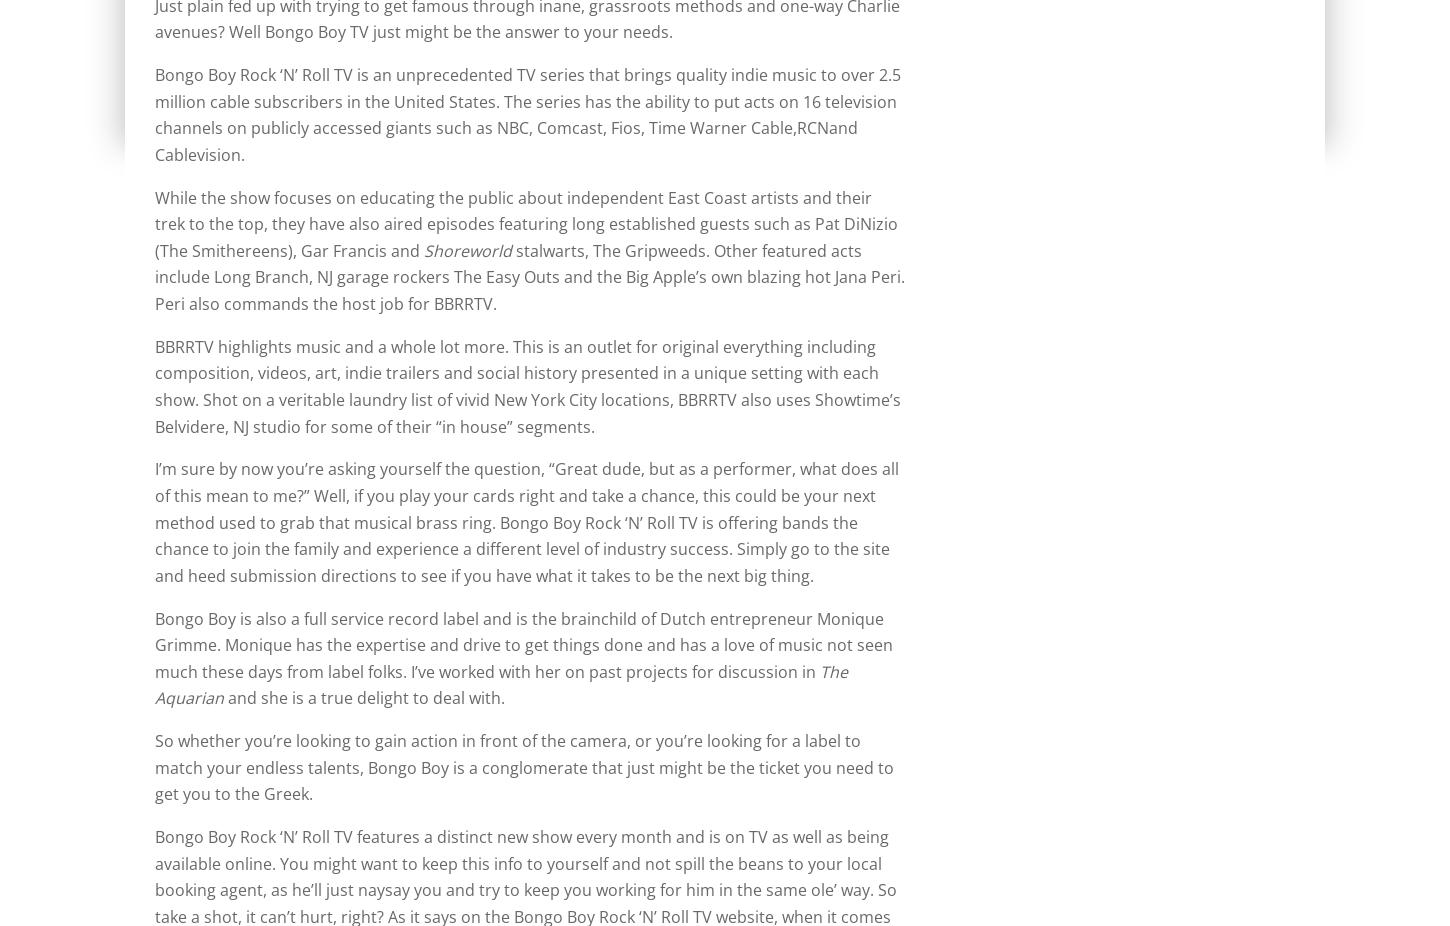 The image size is (1450, 926). Describe the element at coordinates (524, 643) in the screenshot. I see `'Bongo Boy is also a full service record label and is the brainchild of Dutch entrepreneur Monique Grimme. Monique has the expertise and drive to get things done and has a love of music not seen much these days from label folks. I’ve worked with her on past projects for discussion in'` at that location.